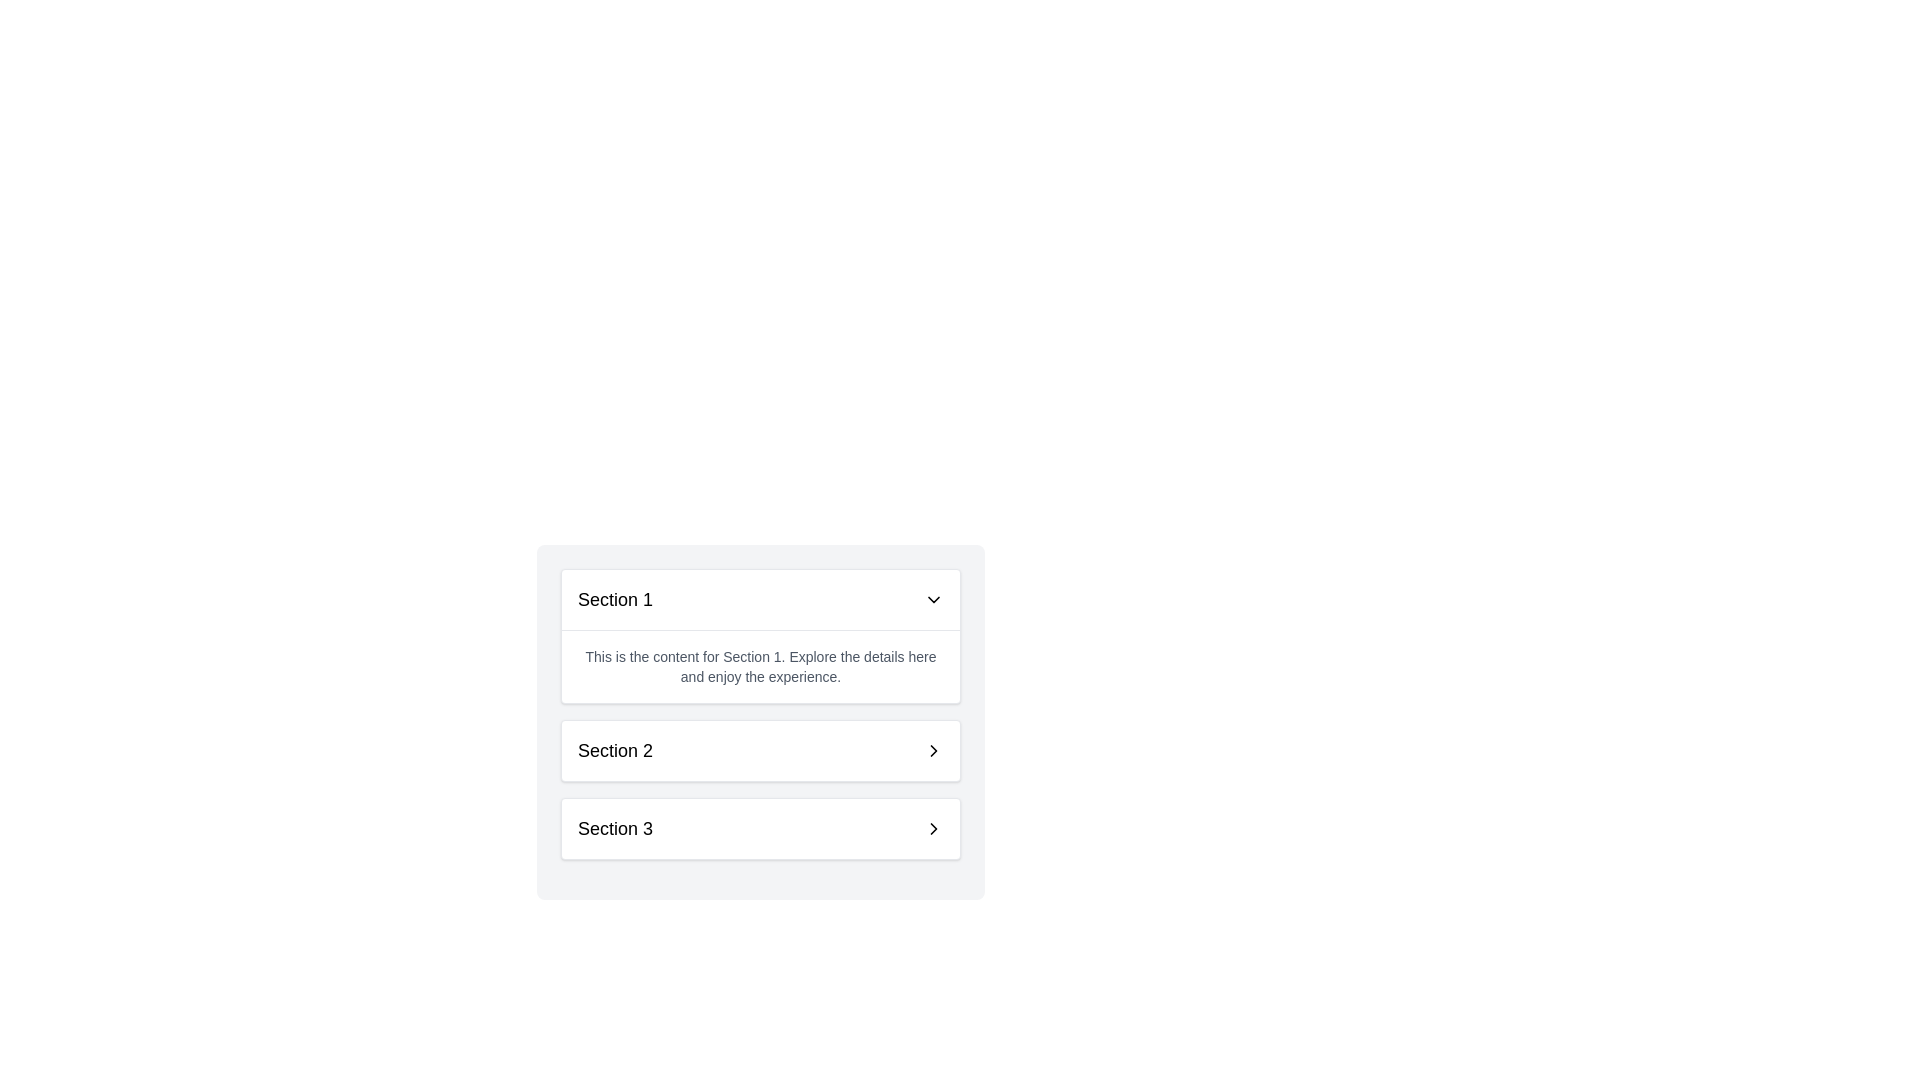 The width and height of the screenshot is (1920, 1080). I want to click on the chevron icon located in the third section labeled 'Section 3', so click(933, 829).